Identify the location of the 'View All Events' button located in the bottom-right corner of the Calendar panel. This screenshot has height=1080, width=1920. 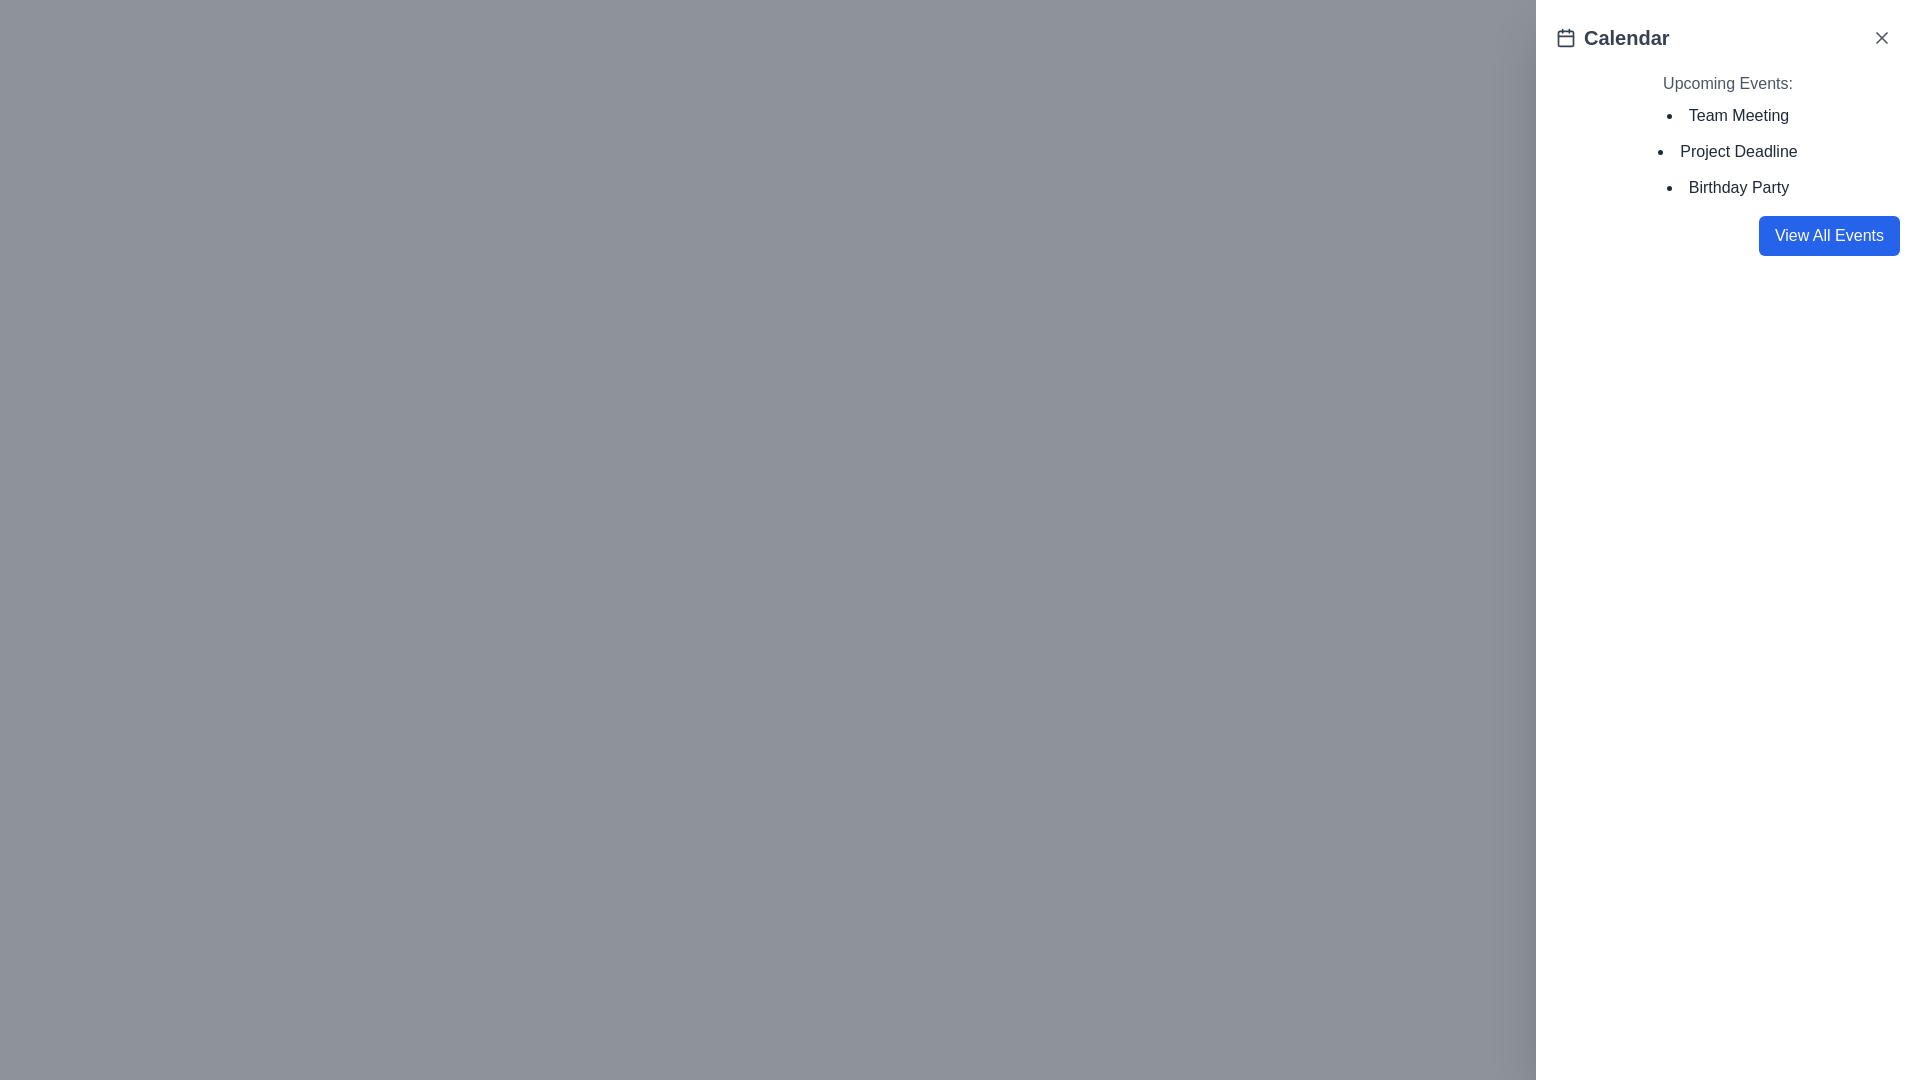
(1829, 234).